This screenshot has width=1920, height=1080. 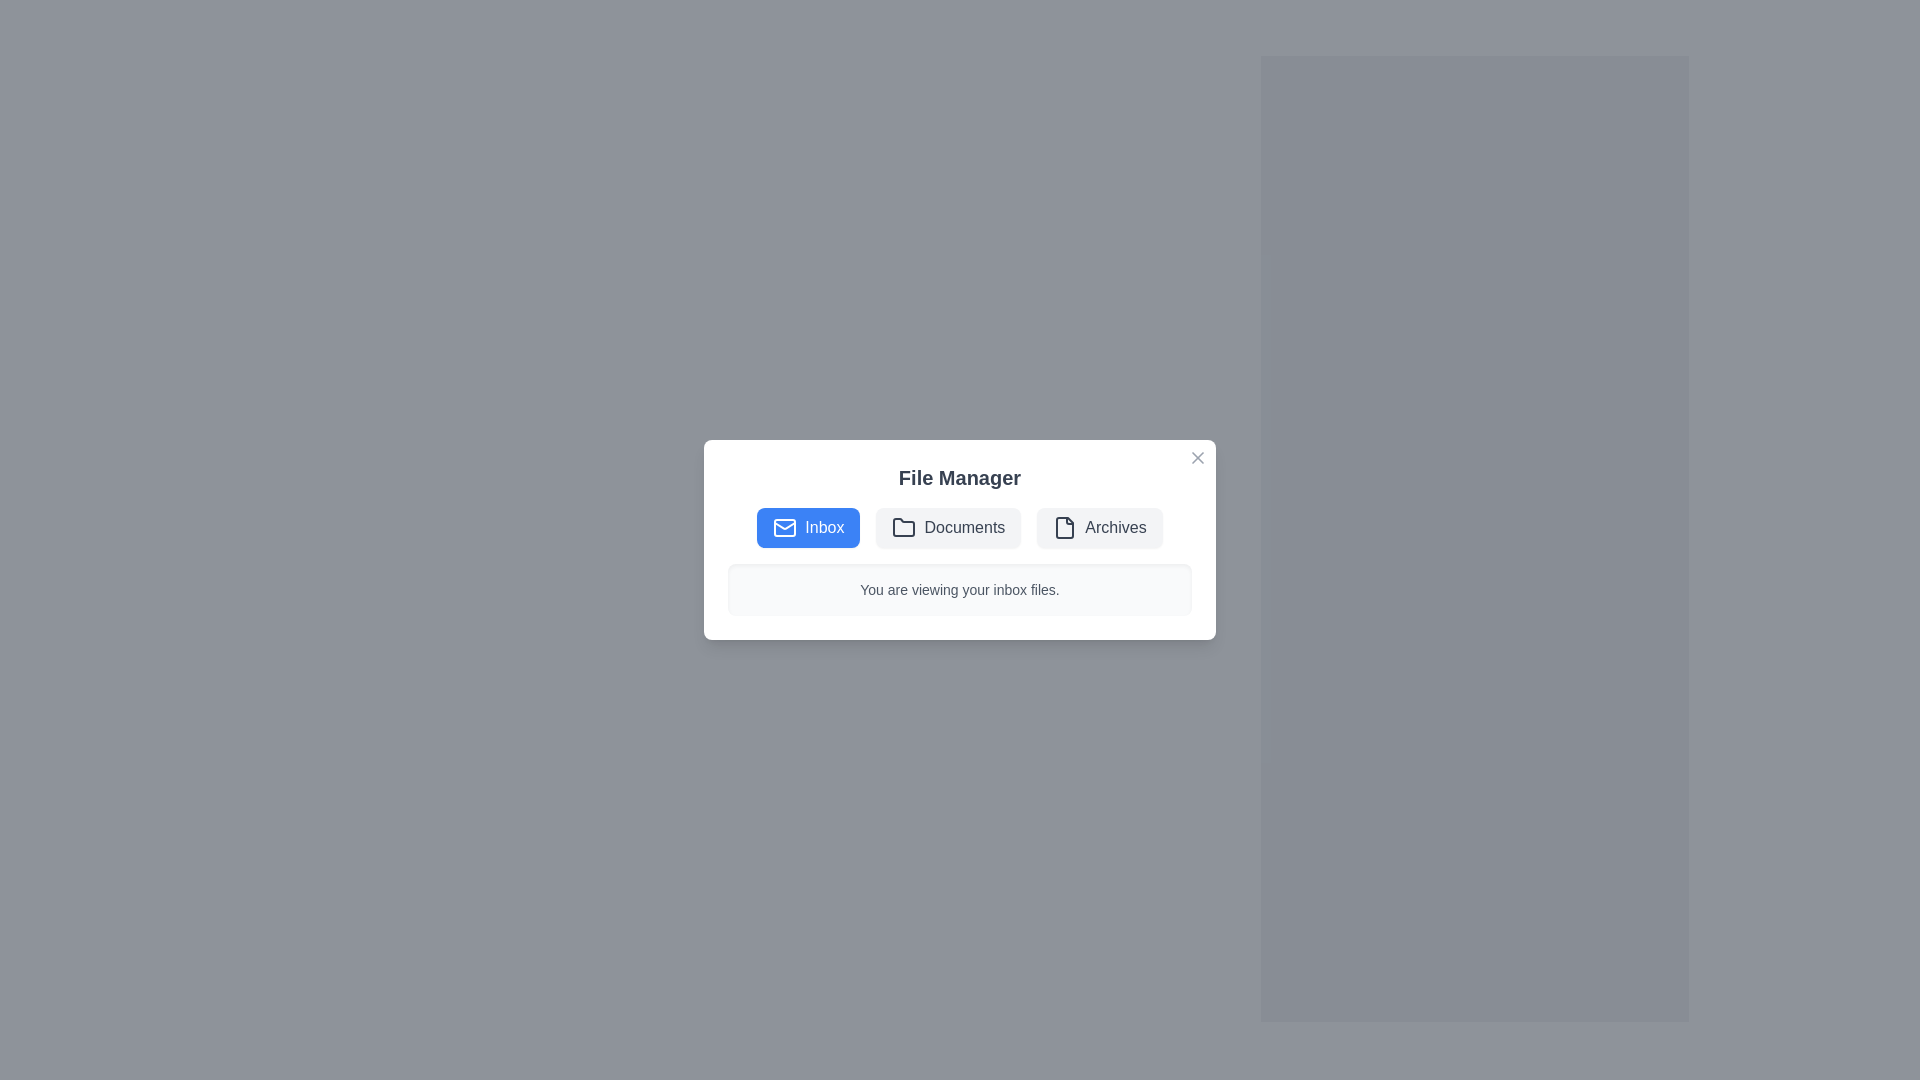 I want to click on the 'File Manager' text which is displayed in large, bold, gray text at the top section of the white dialog box, so click(x=960, y=478).